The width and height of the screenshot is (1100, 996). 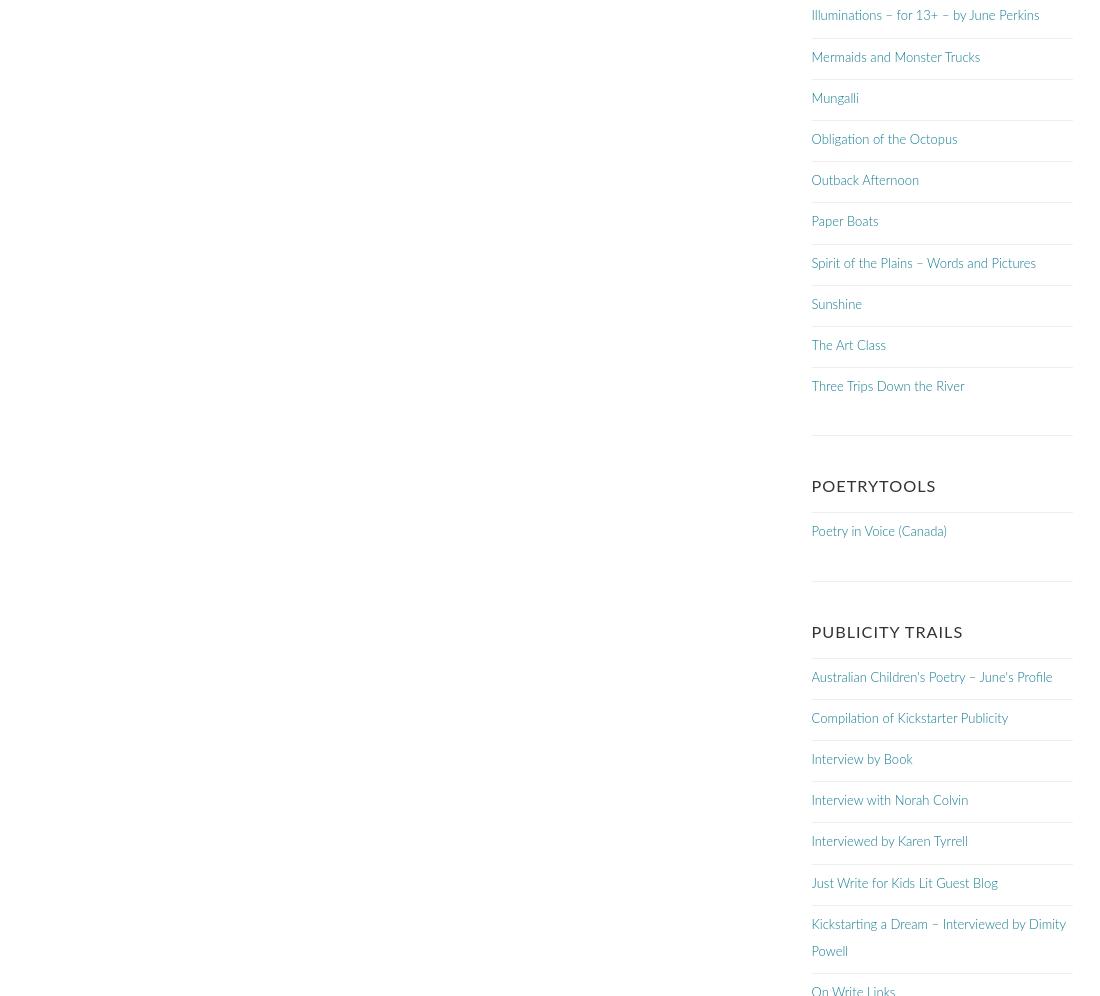 What do you see at coordinates (931, 677) in the screenshot?
I see `'Australian Children's Poetry – June's Profile'` at bounding box center [931, 677].